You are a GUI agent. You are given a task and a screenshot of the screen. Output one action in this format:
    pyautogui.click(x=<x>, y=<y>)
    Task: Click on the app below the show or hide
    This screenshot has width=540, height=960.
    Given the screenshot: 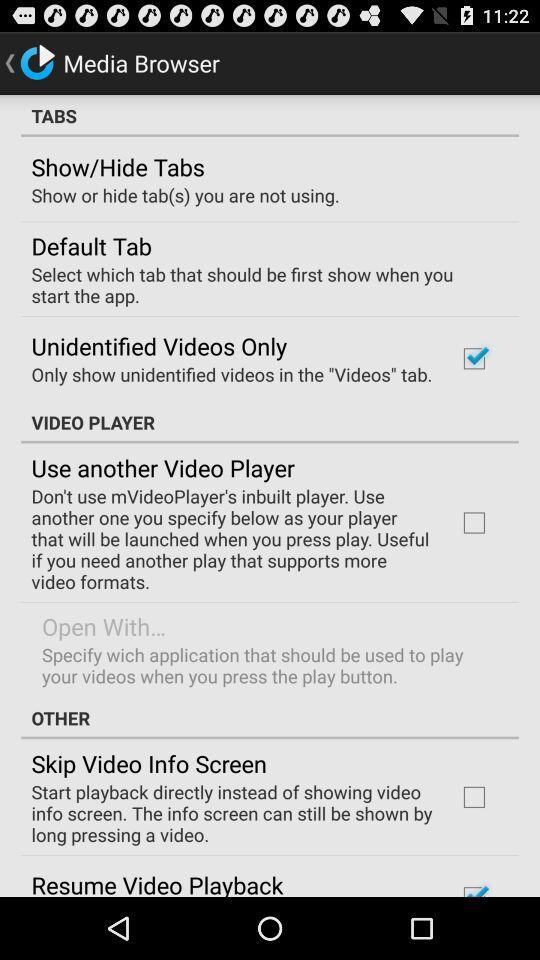 What is the action you would take?
    pyautogui.click(x=90, y=244)
    